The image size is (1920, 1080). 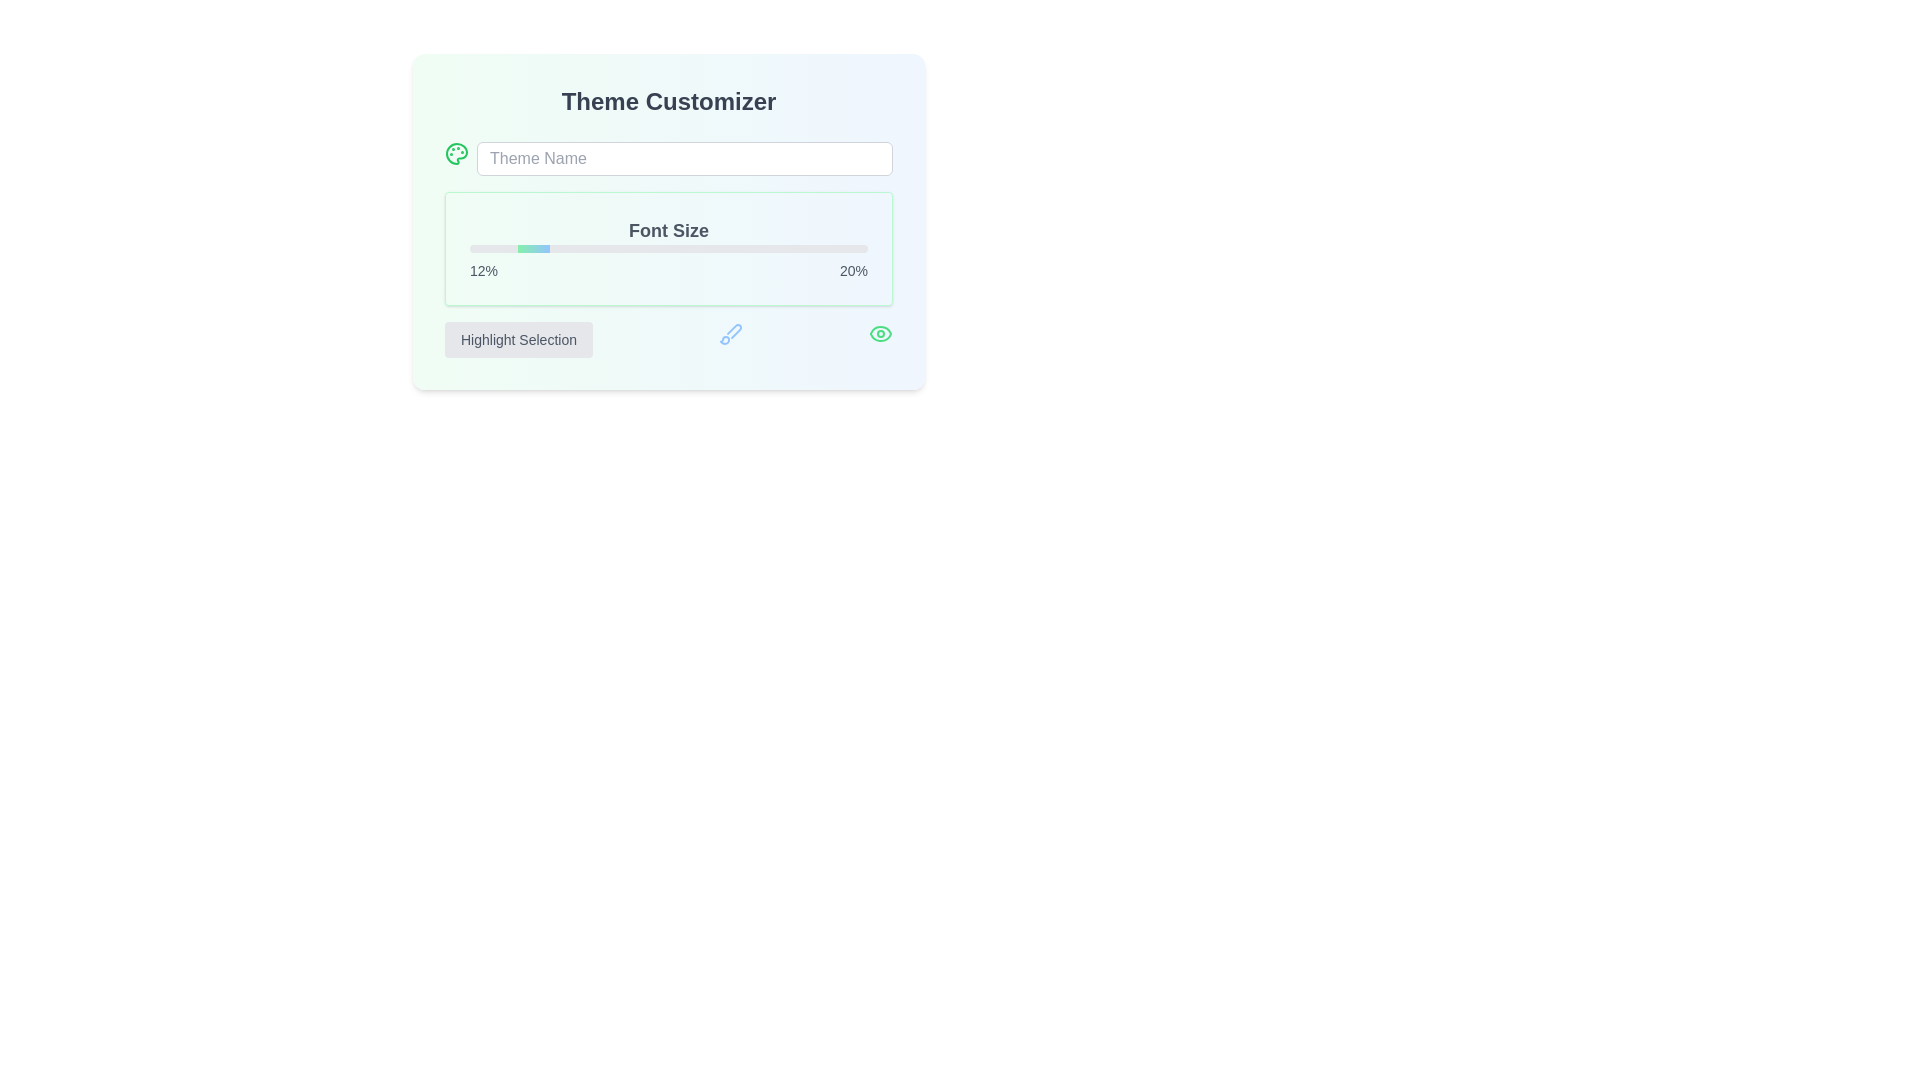 I want to click on the slider, so click(x=735, y=248).